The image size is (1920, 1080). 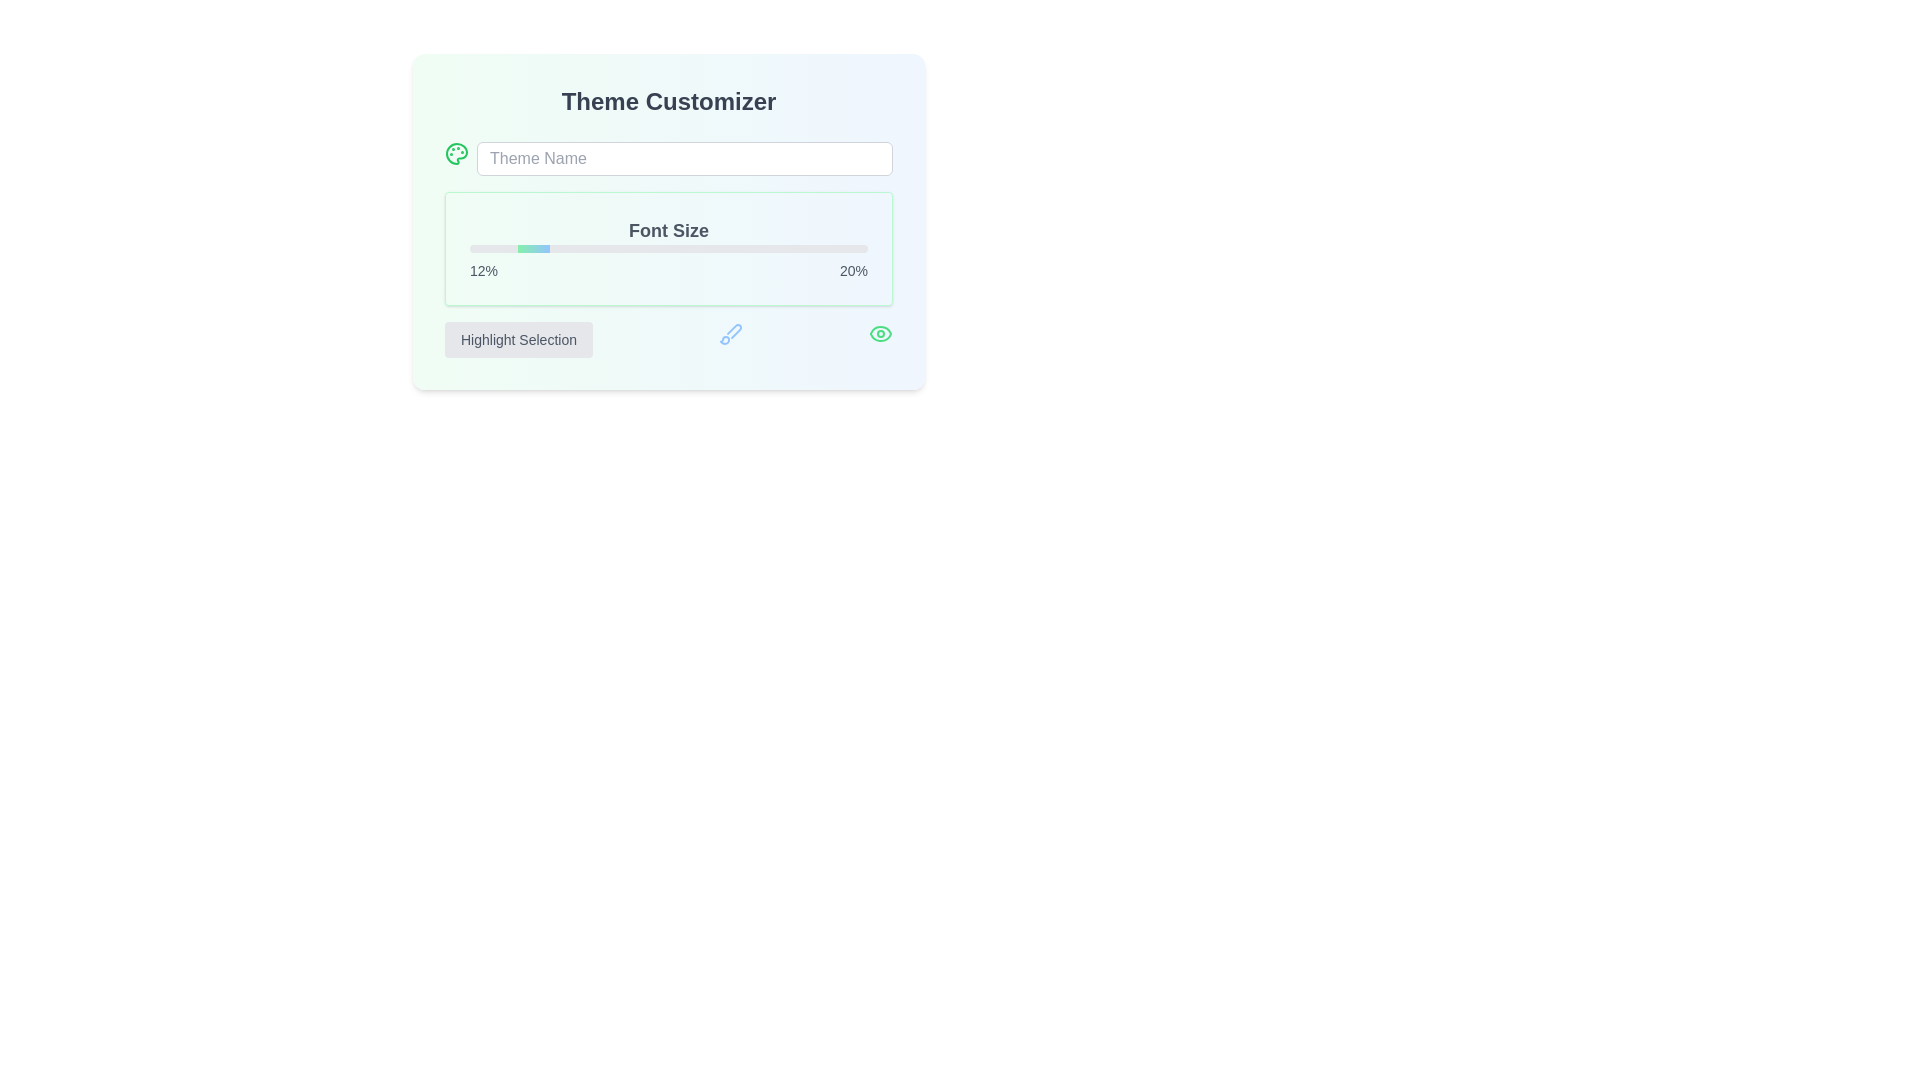 I want to click on the slider, so click(x=735, y=248).